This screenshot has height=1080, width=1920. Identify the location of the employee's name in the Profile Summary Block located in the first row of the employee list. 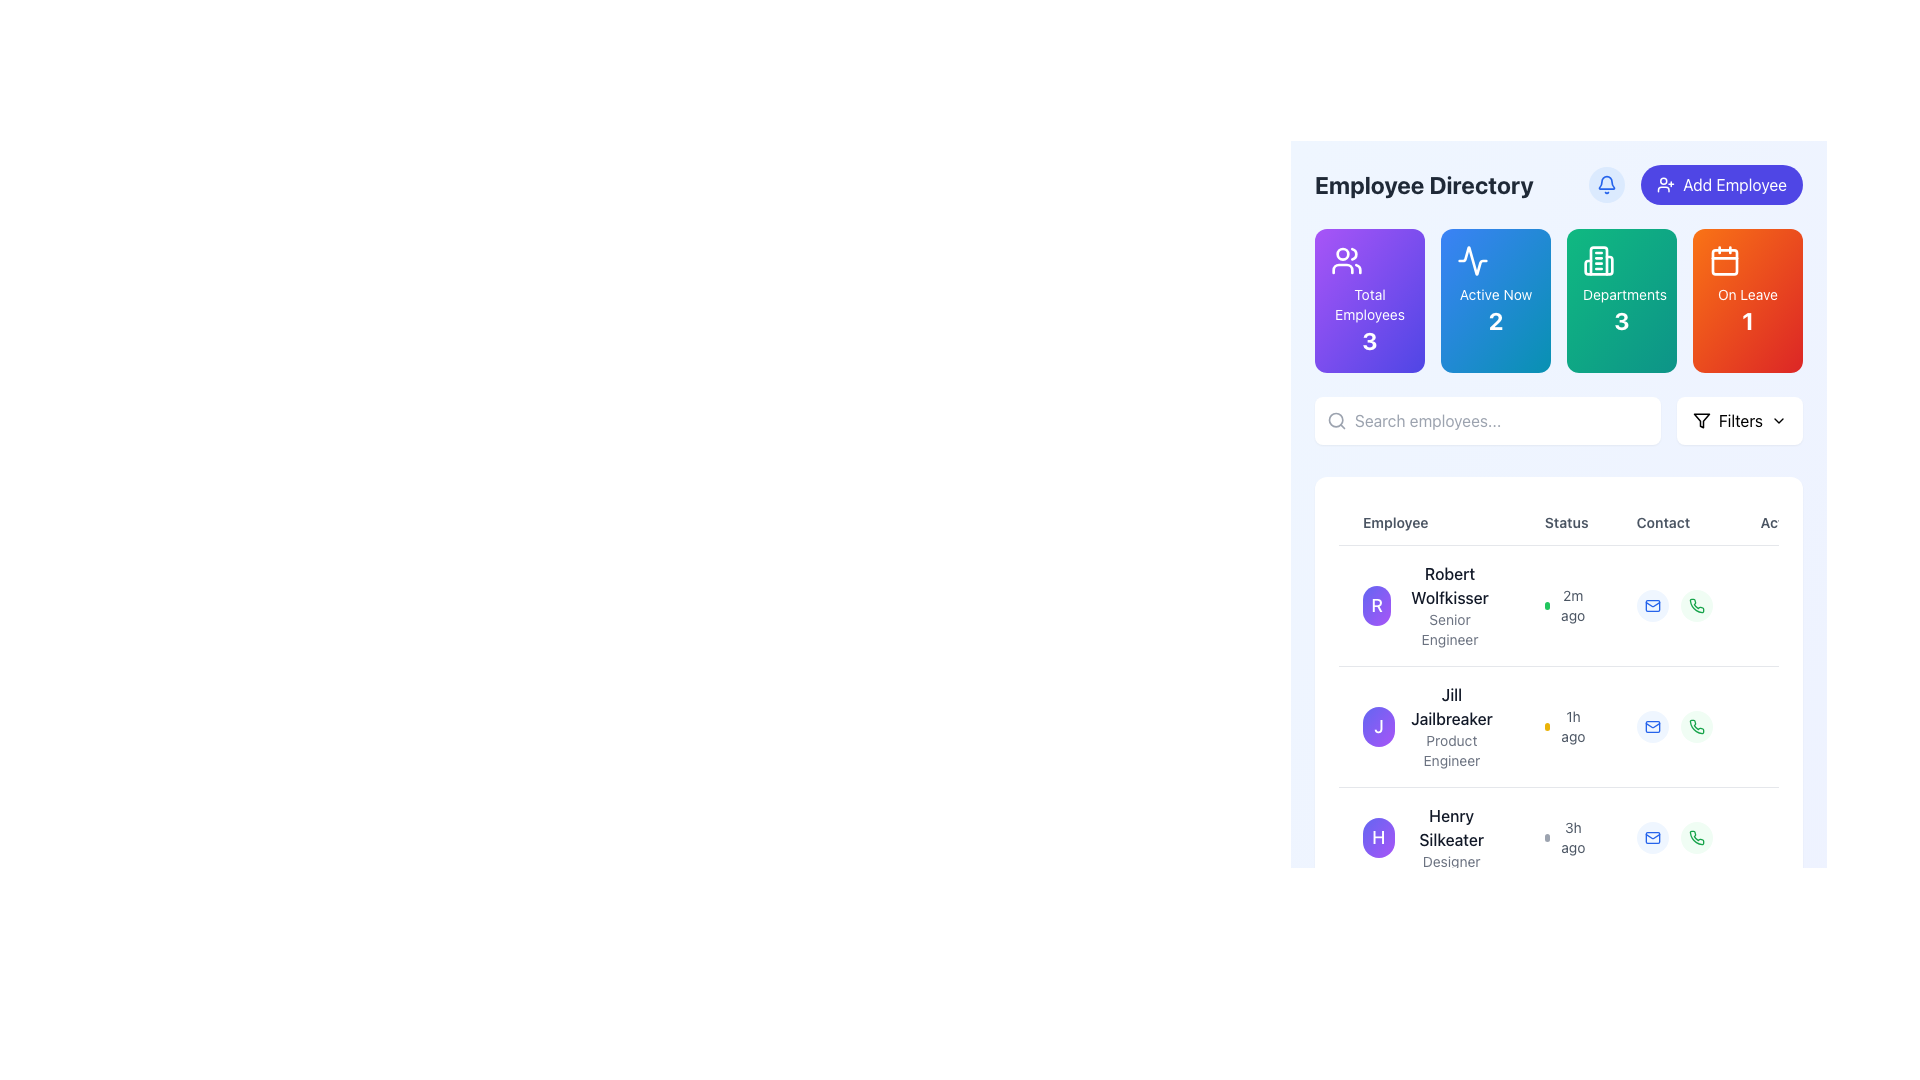
(1428, 604).